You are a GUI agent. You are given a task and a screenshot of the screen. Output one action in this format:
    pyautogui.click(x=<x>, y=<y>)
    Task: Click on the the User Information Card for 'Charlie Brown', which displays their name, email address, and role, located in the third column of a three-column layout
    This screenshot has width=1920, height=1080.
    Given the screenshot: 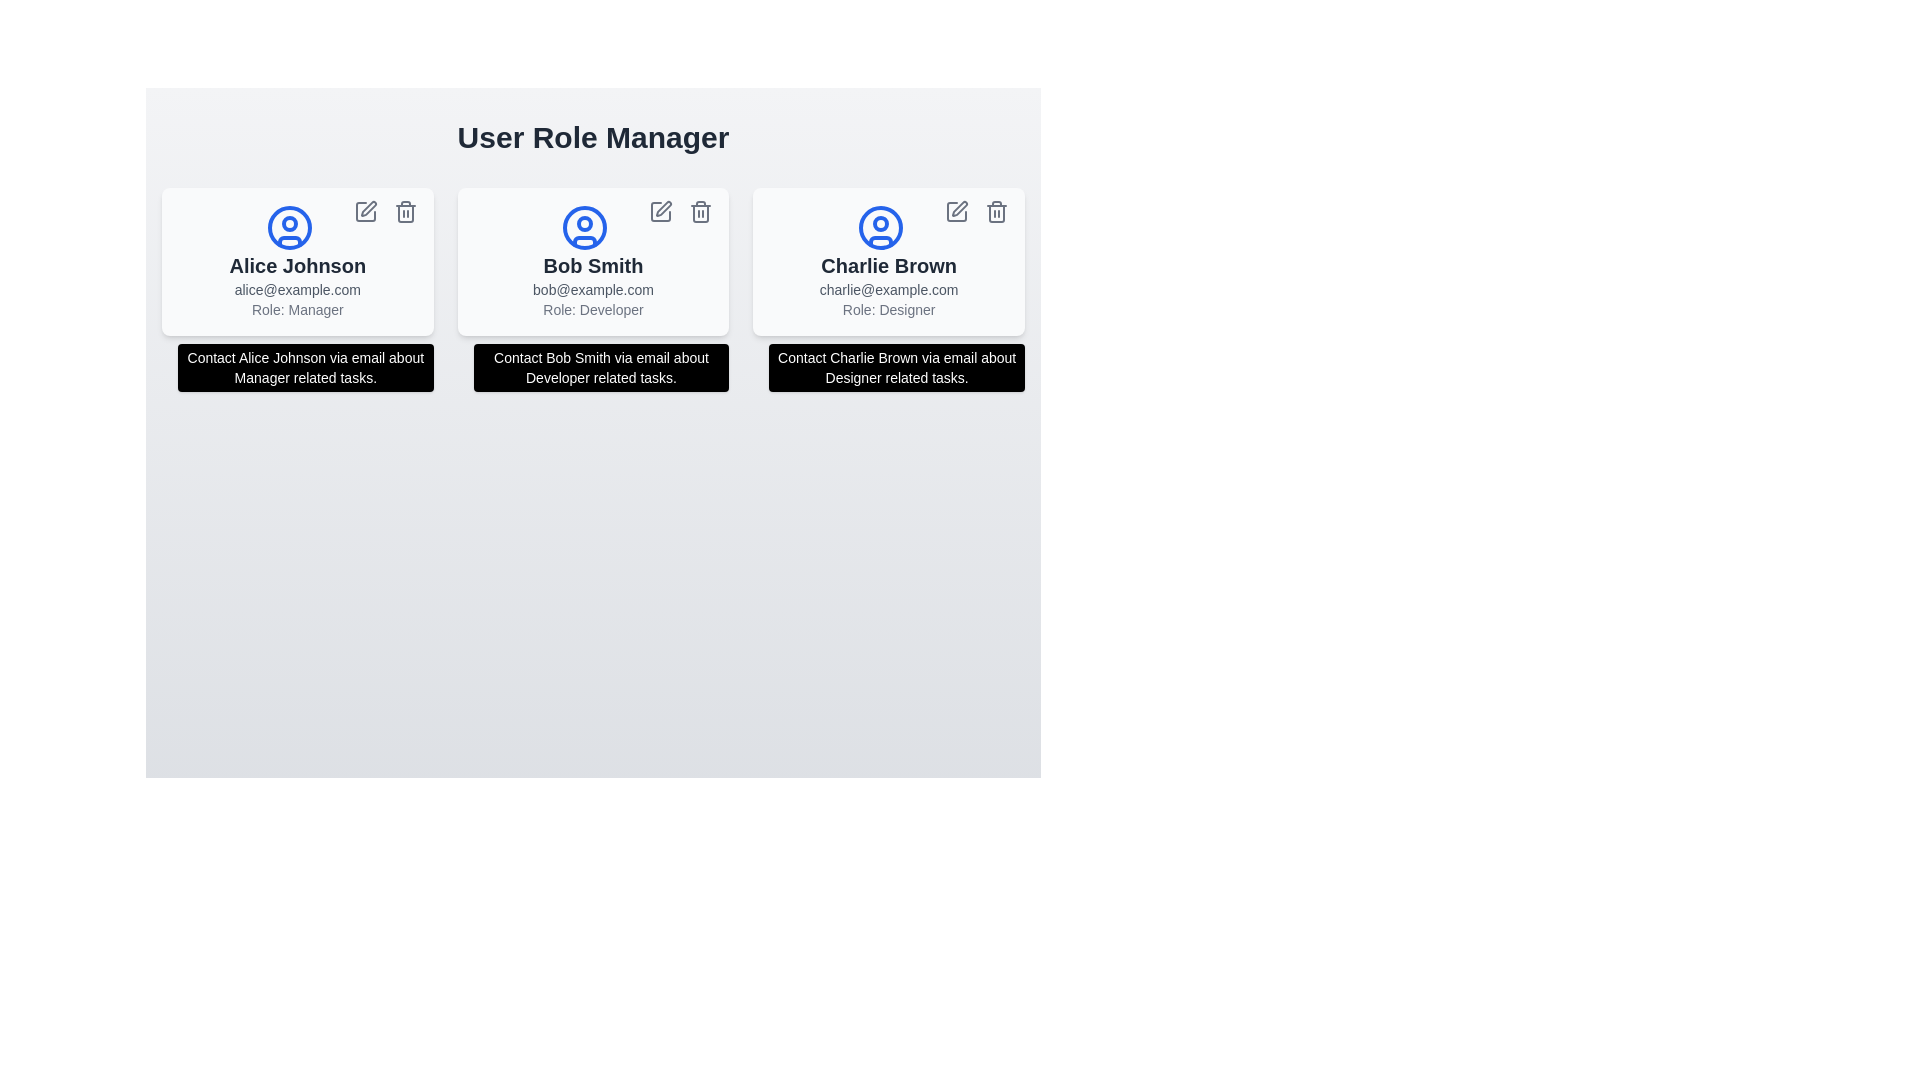 What is the action you would take?
    pyautogui.click(x=888, y=261)
    